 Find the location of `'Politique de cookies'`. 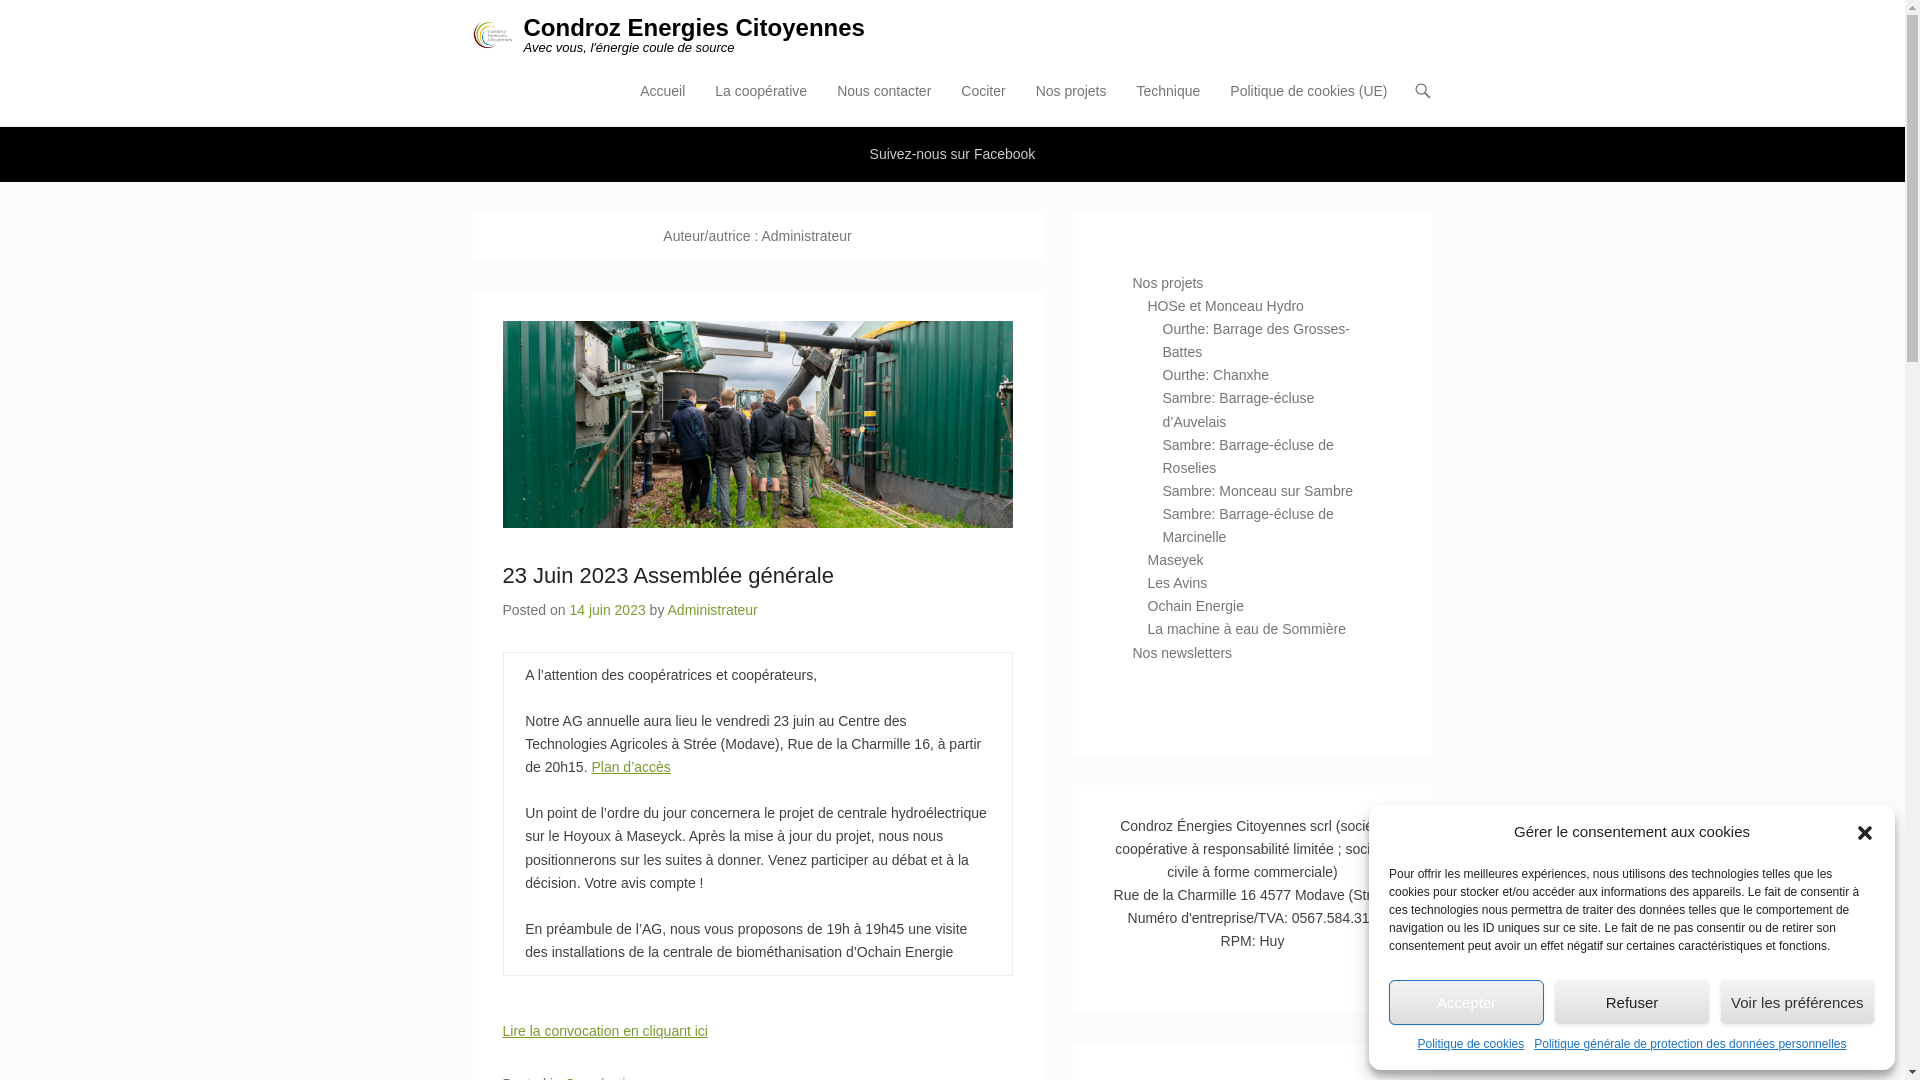

'Politique de cookies' is located at coordinates (1471, 1044).